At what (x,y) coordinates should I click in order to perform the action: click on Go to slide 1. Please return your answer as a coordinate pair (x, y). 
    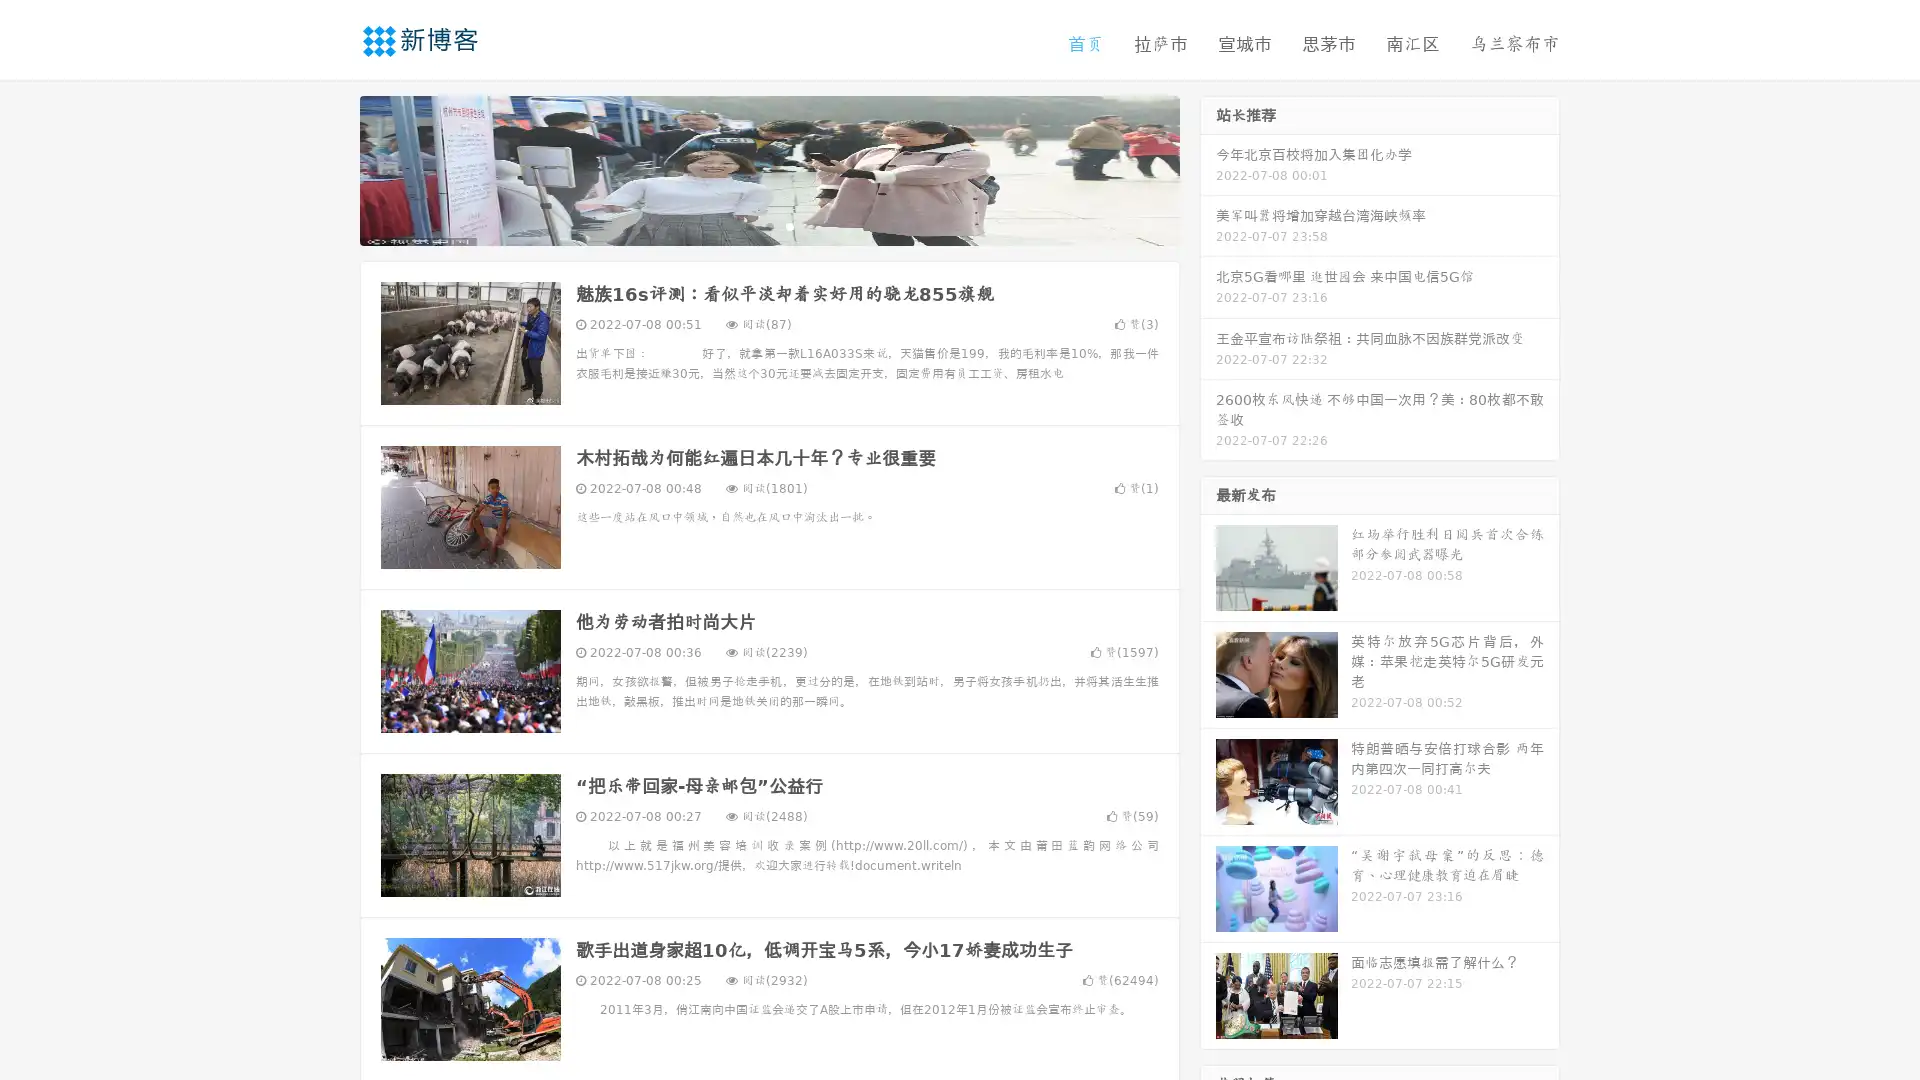
    Looking at the image, I should click on (748, 225).